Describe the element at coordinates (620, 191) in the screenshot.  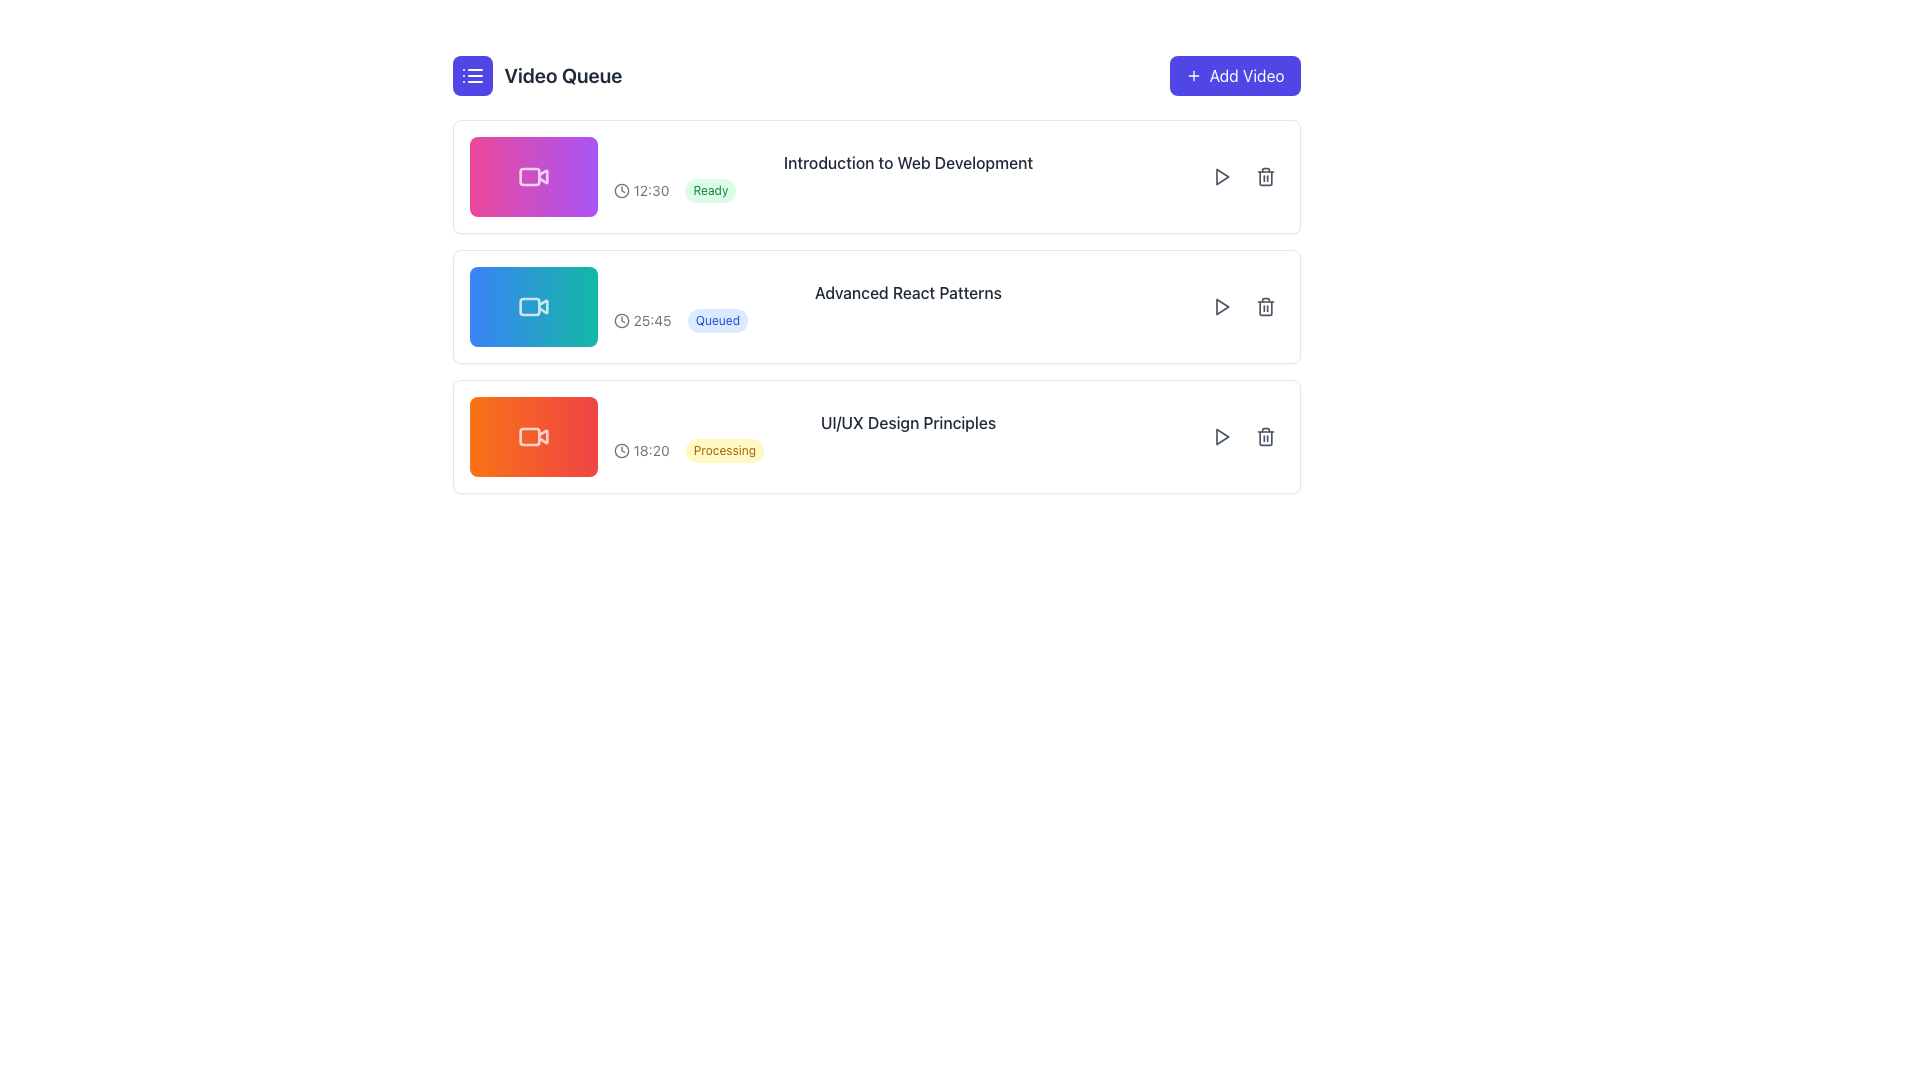
I see `the time icon located on the left side of the time text '12:30' in the first row of the vertical list labeled 'Introduction to Web Development'` at that location.